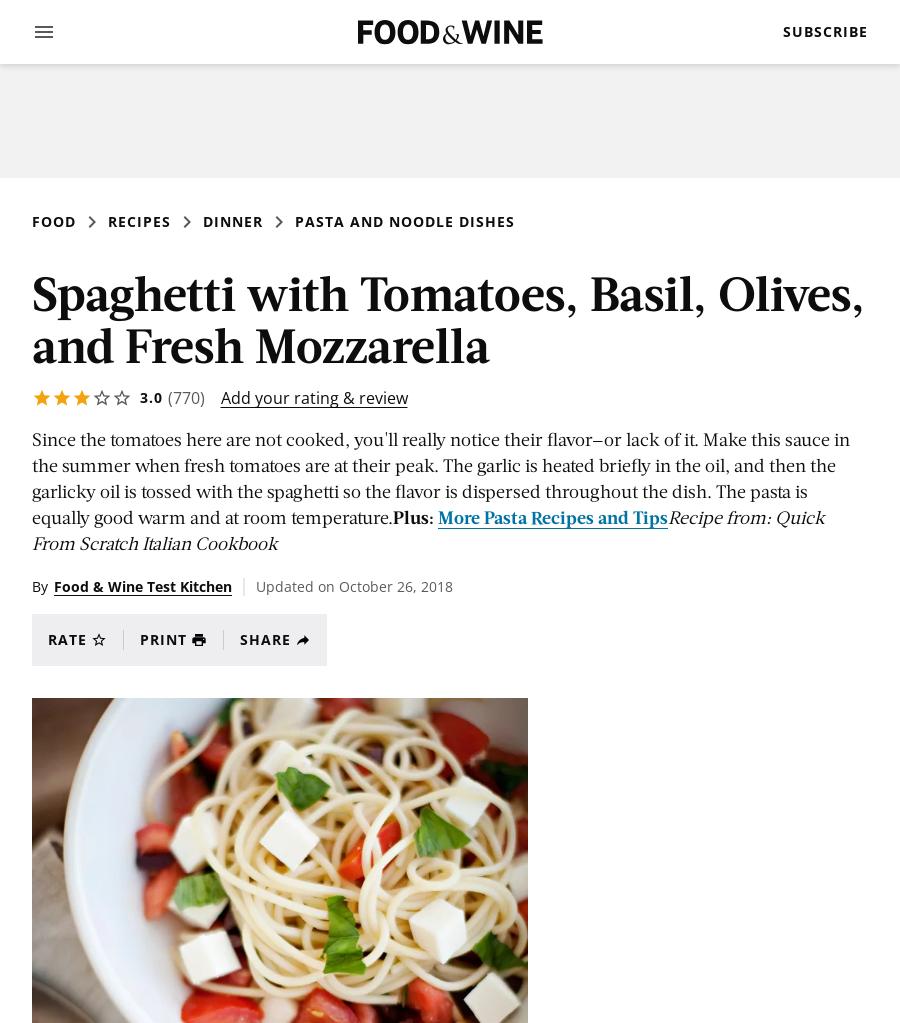 The image size is (900, 1023). Describe the element at coordinates (38, 586) in the screenshot. I see `'By'` at that location.